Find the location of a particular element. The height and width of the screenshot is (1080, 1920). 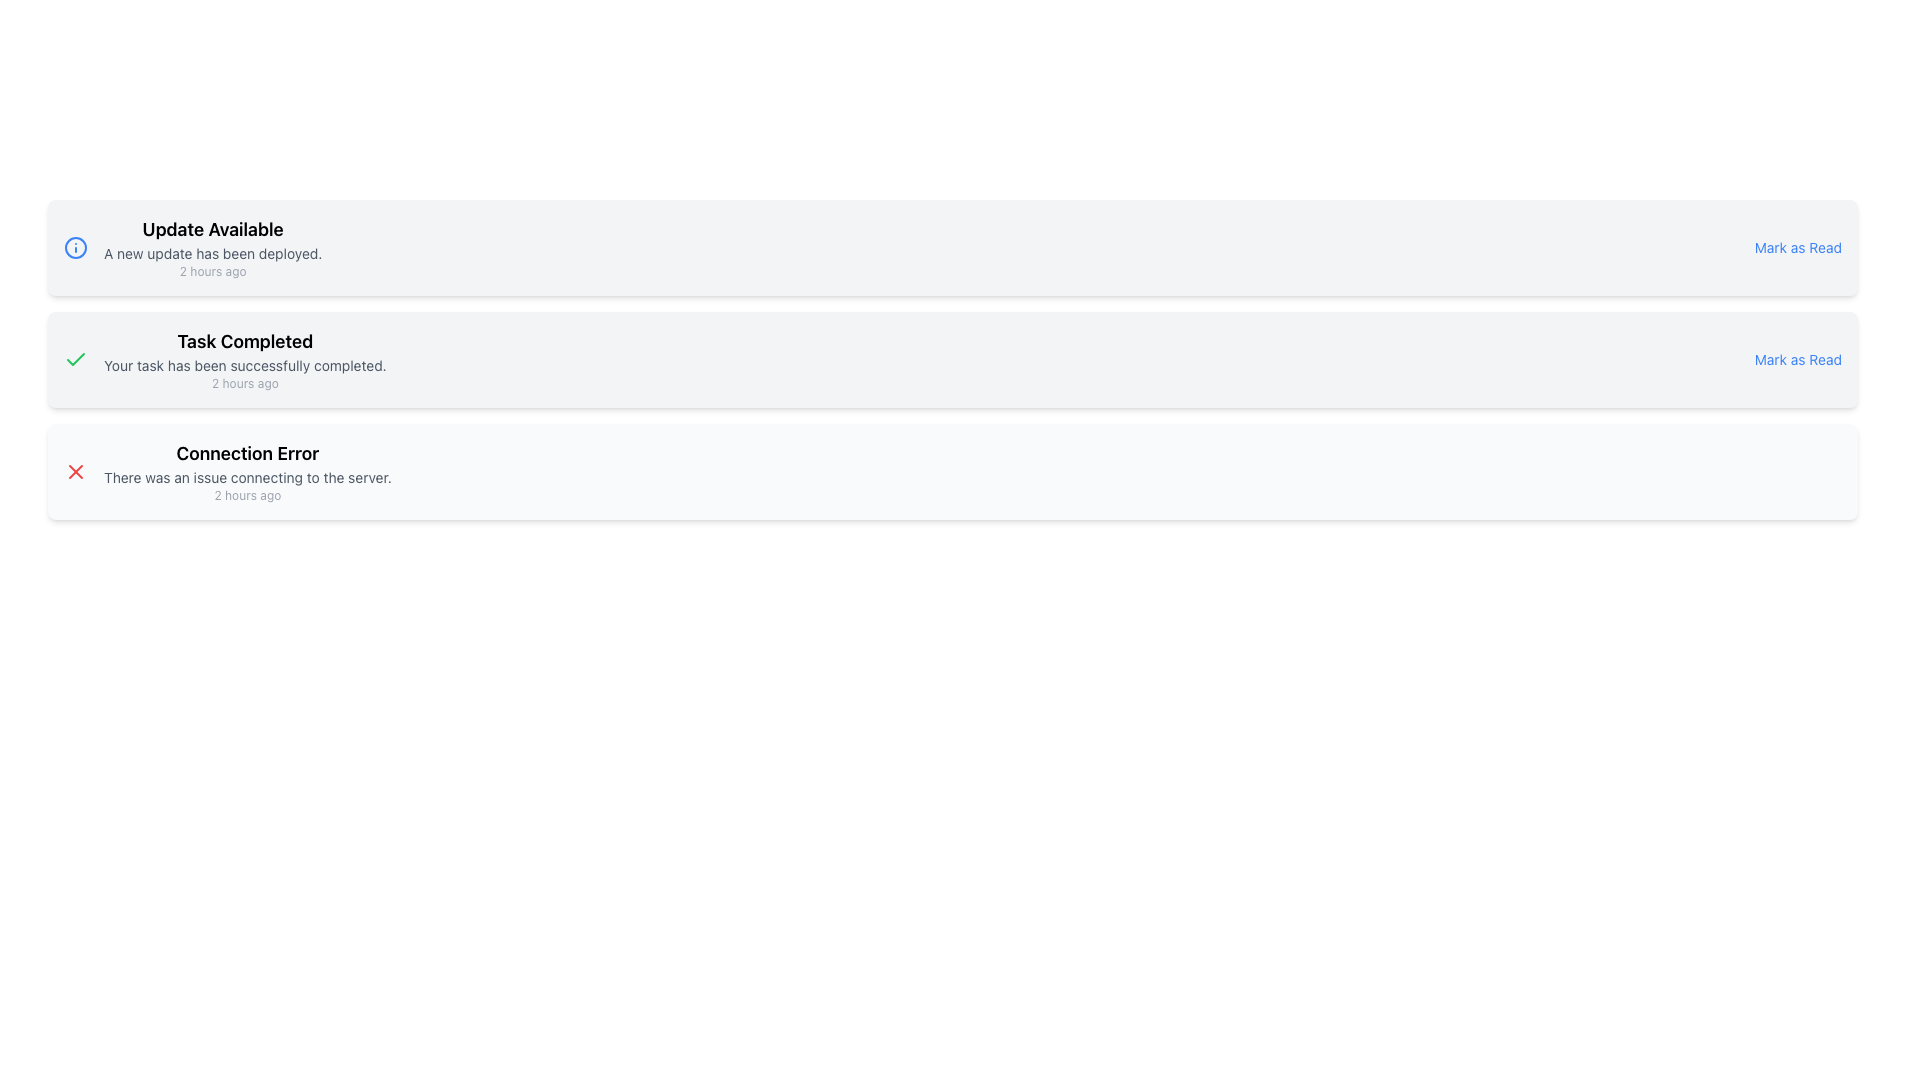

the error icon located at the top-left of the 'Connection Error' notification card, next to the title text 'Connection Error' is located at coordinates (76, 471).